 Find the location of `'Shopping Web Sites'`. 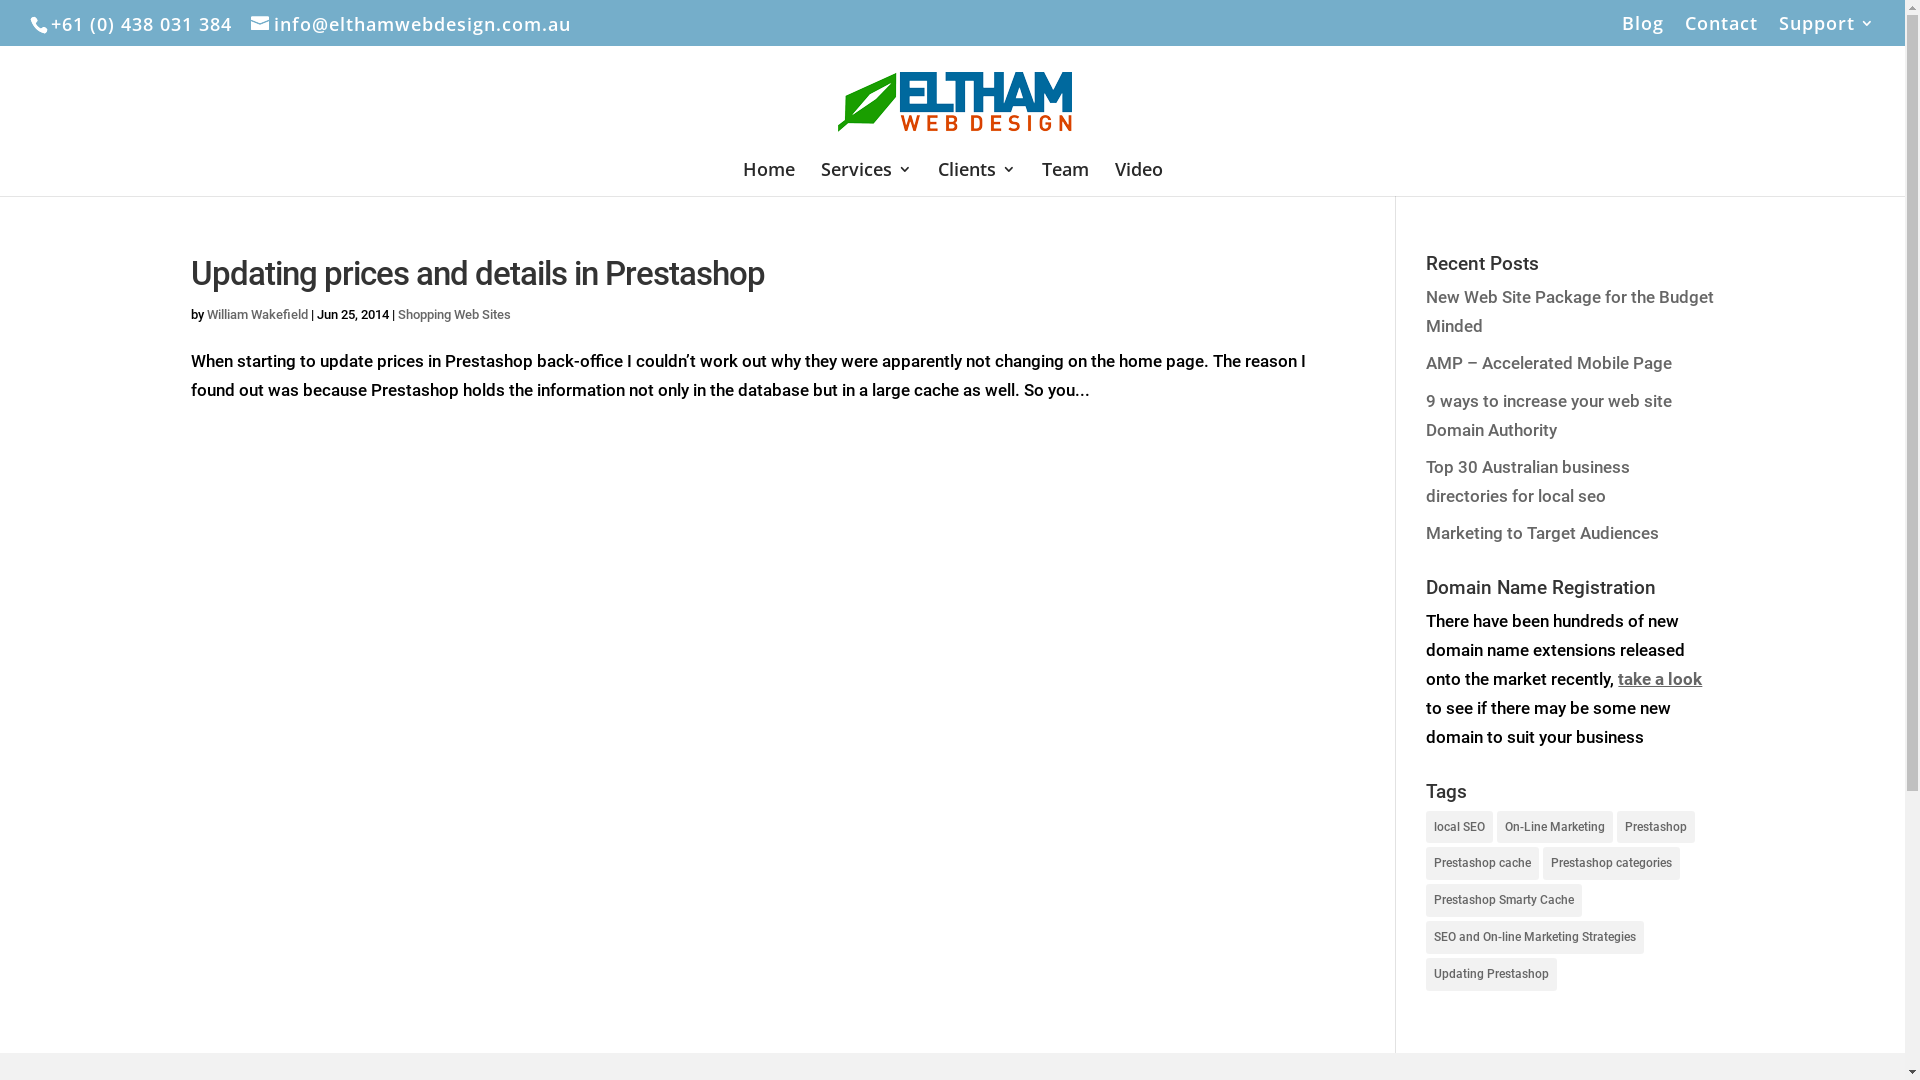

'Shopping Web Sites' is located at coordinates (453, 314).